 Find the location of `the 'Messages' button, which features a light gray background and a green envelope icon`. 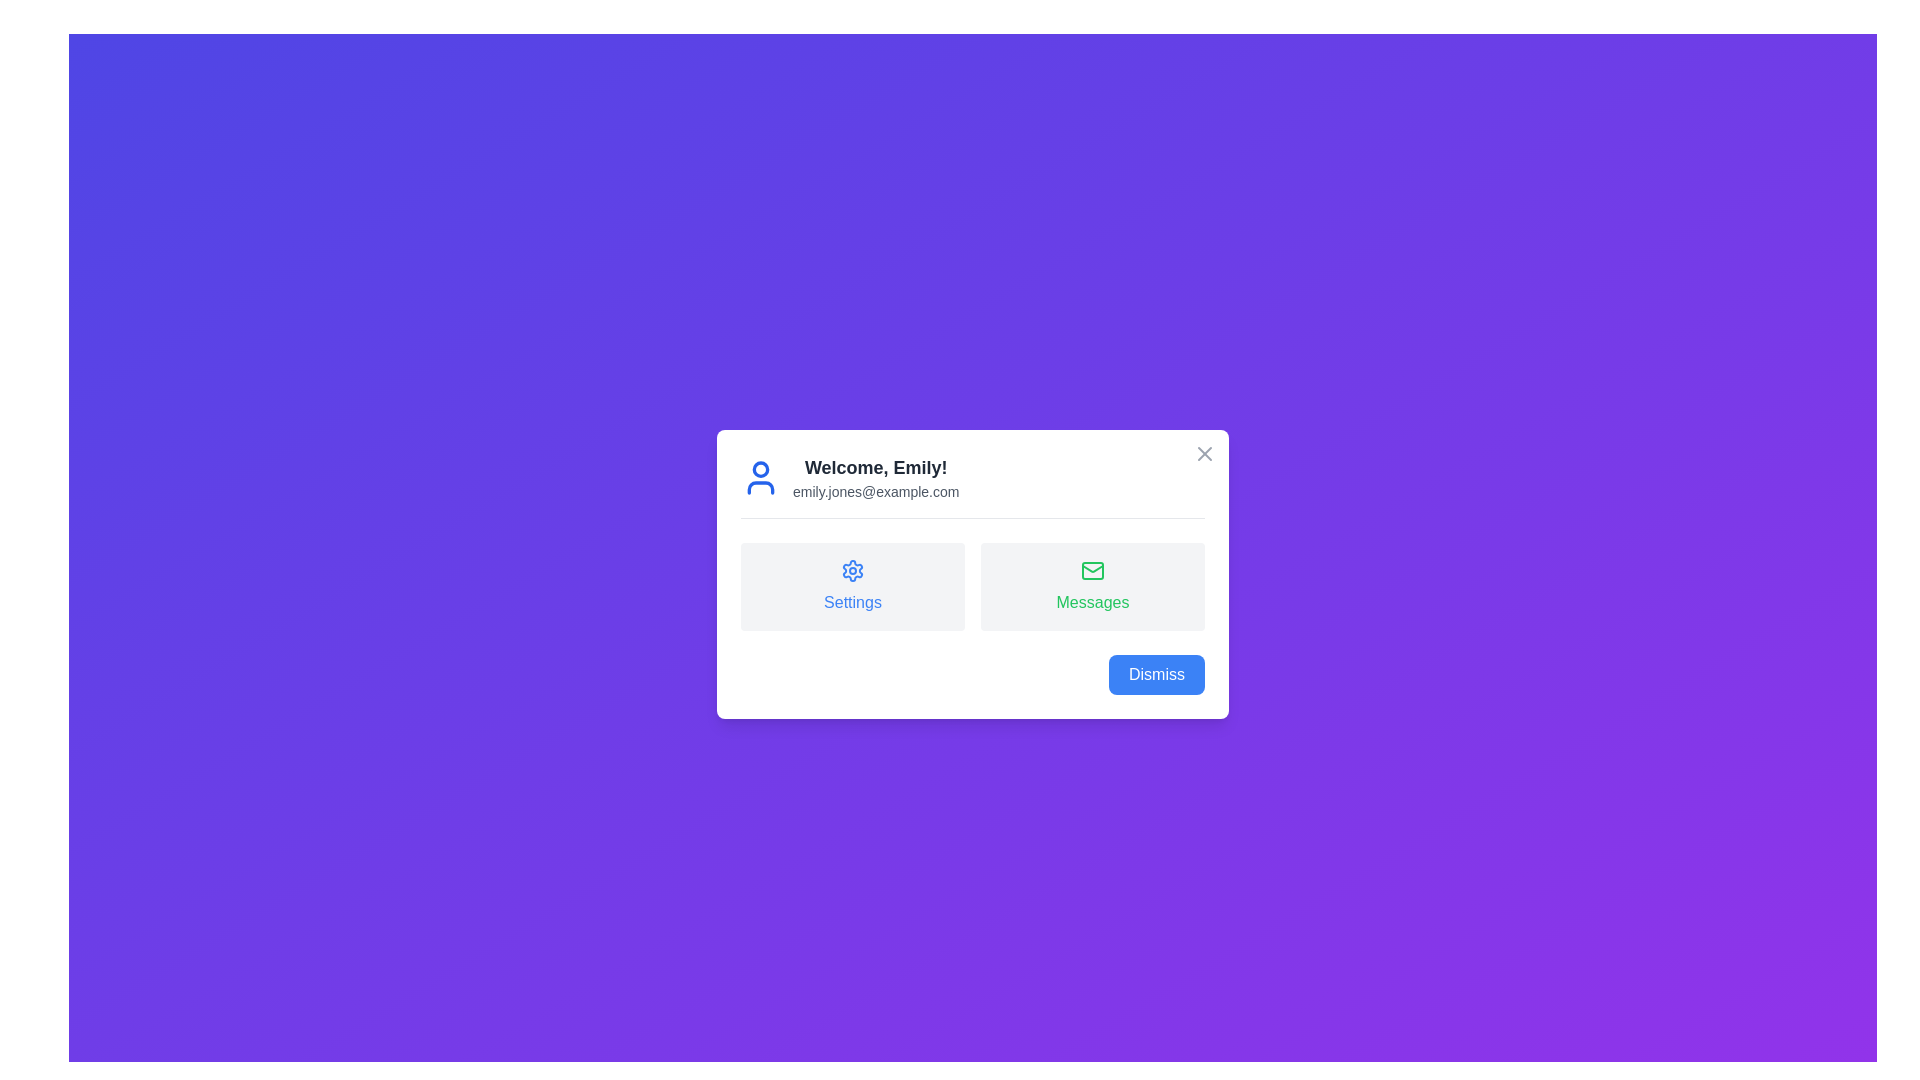

the 'Messages' button, which features a light gray background and a green envelope icon is located at coordinates (1092, 585).